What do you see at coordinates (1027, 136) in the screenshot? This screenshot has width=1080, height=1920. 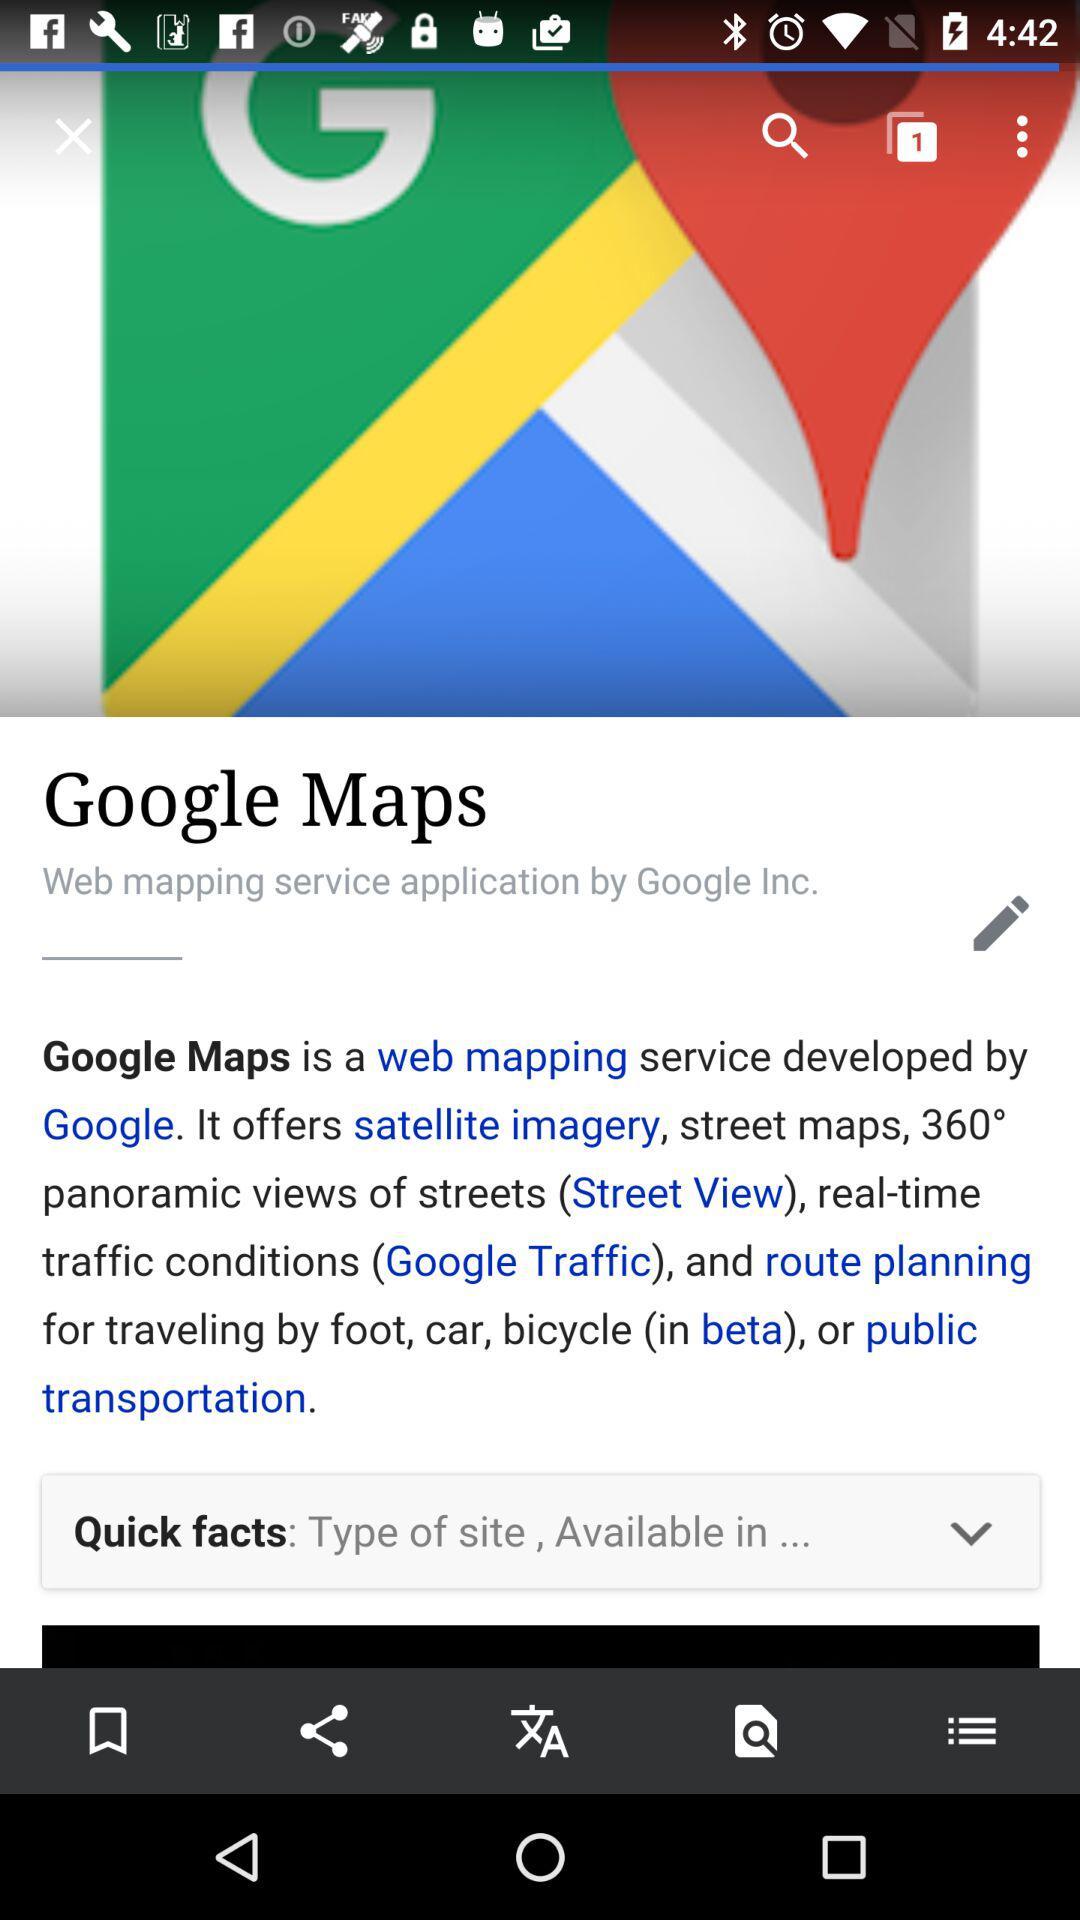 I see `the last icon which is at  top right corner` at bounding box center [1027, 136].